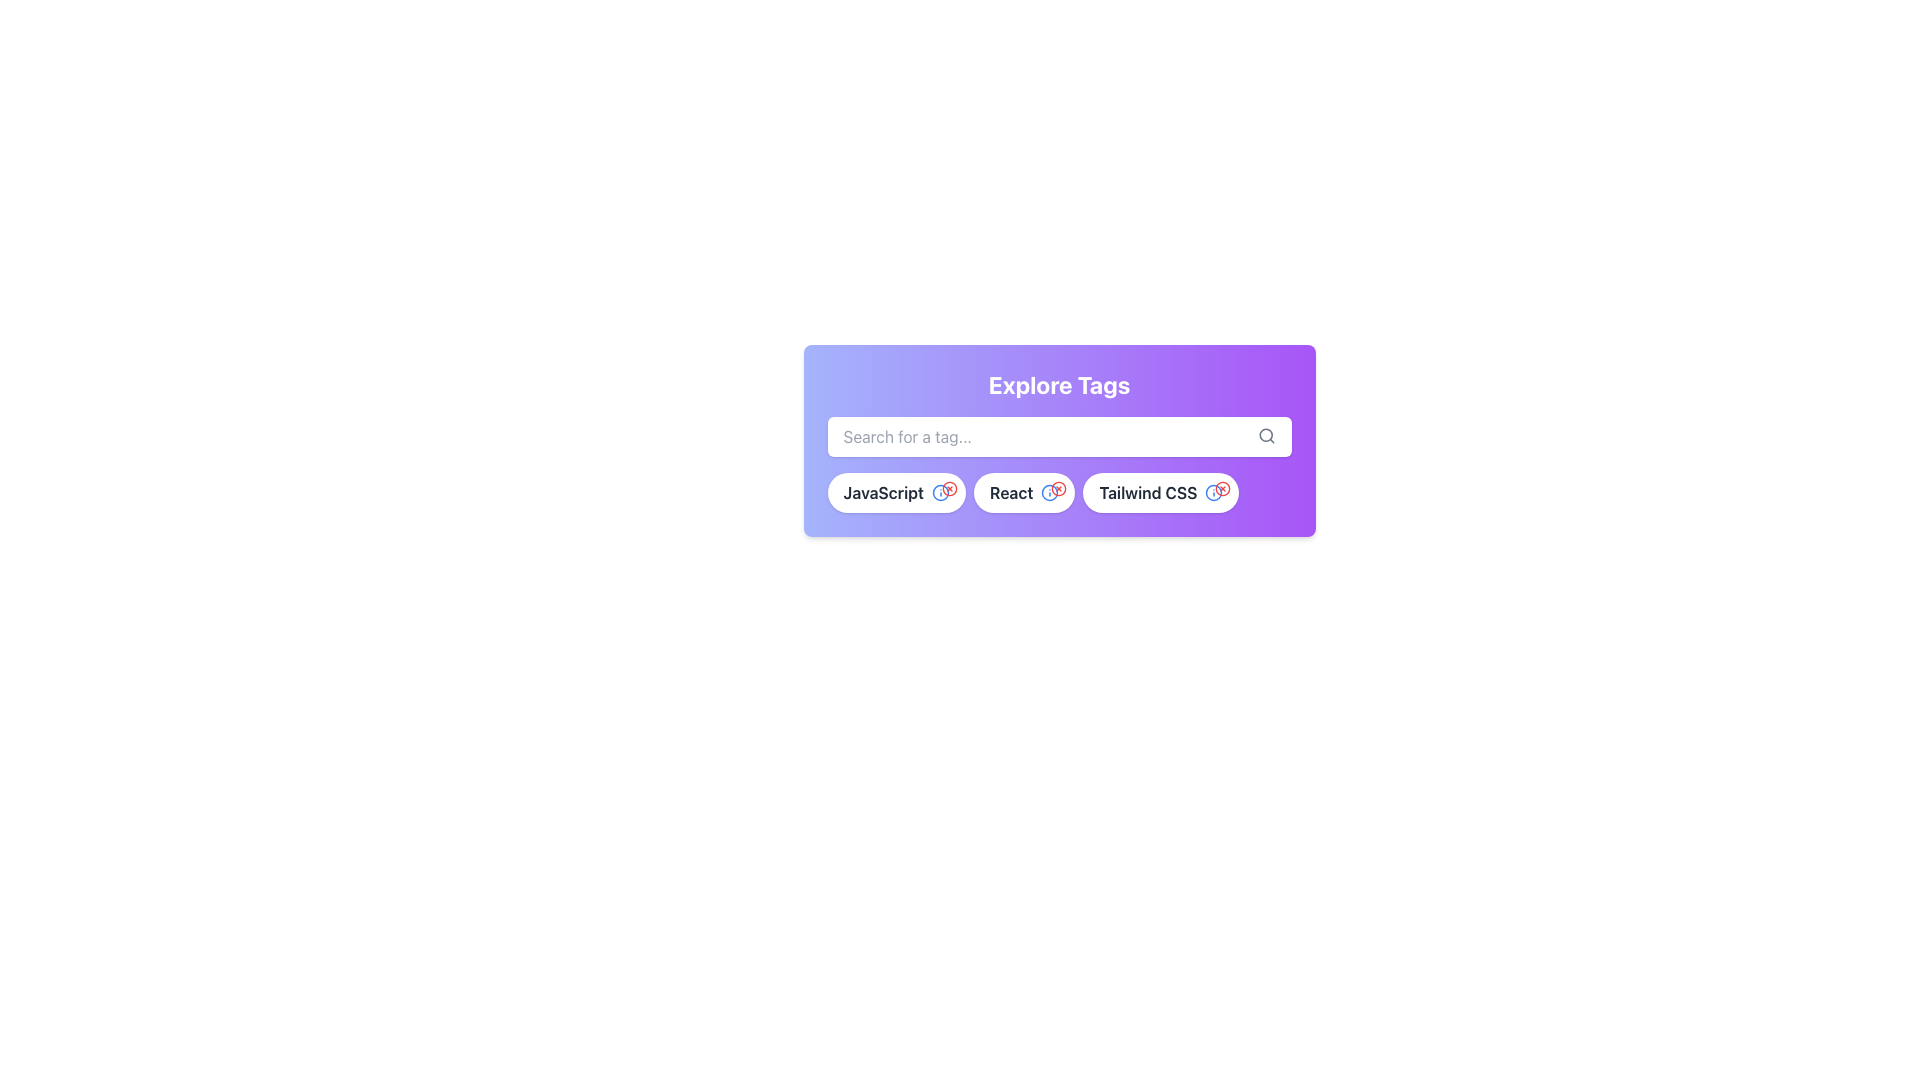  I want to click on the outermost Circle (SVG) element next to the 'React' tag, which serves as part of the information icon, so click(1049, 493).